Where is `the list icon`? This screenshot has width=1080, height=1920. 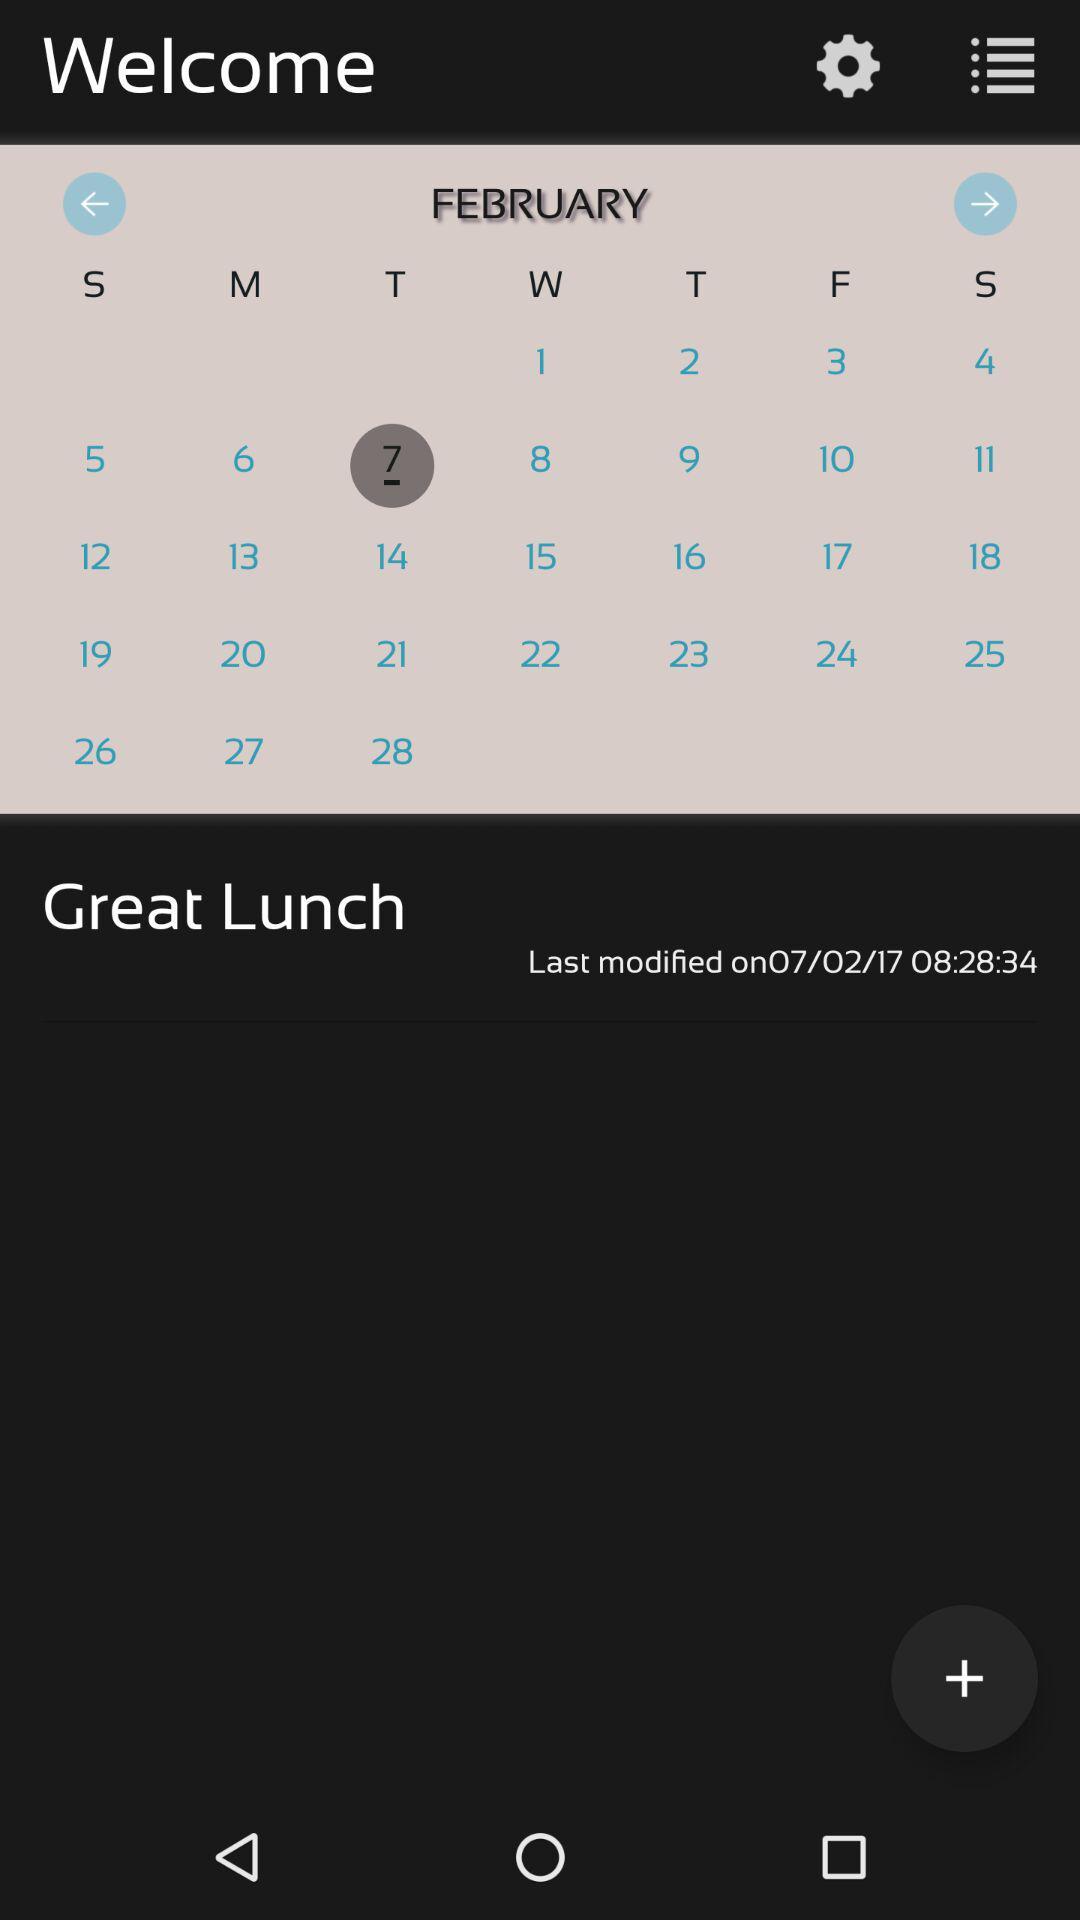
the list icon is located at coordinates (1002, 65).